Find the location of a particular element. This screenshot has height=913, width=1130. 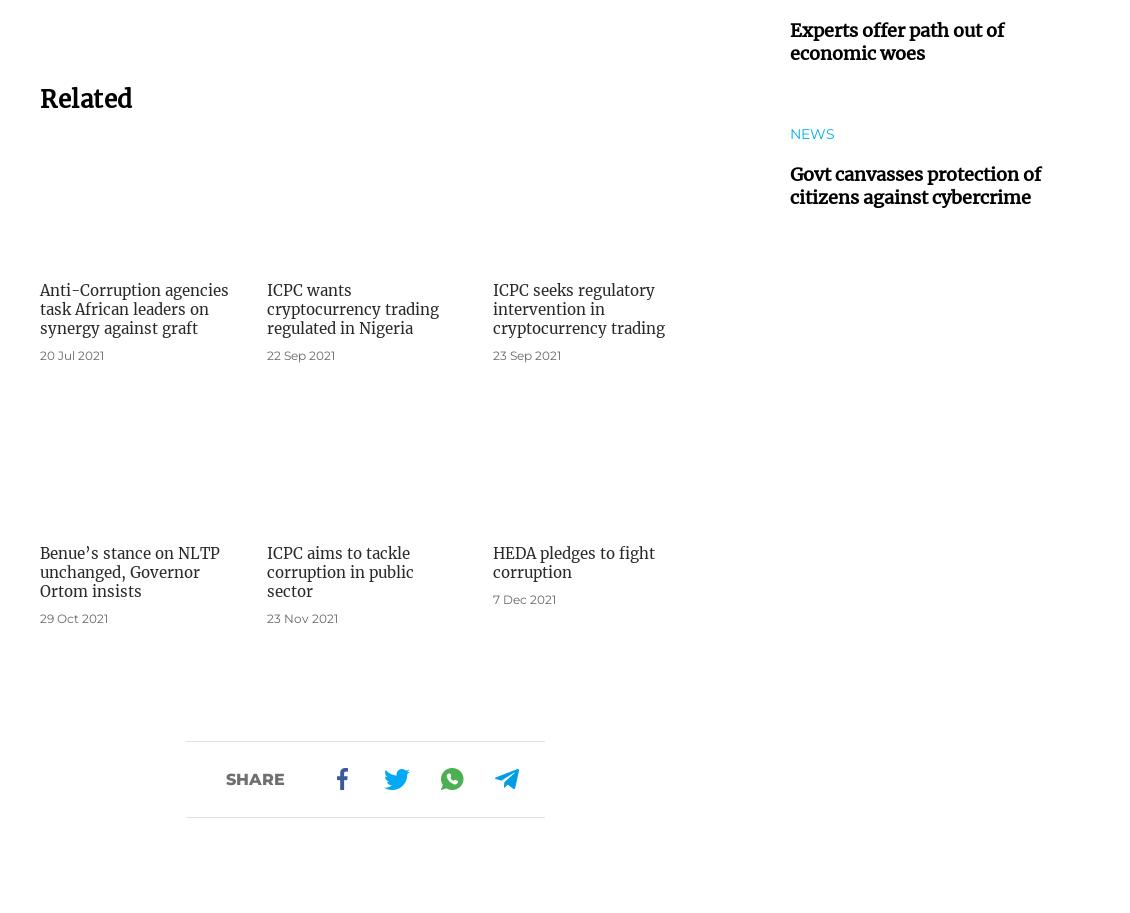

'Govt canvasses  protection of citizens against cybercrime' is located at coordinates (914, 184).